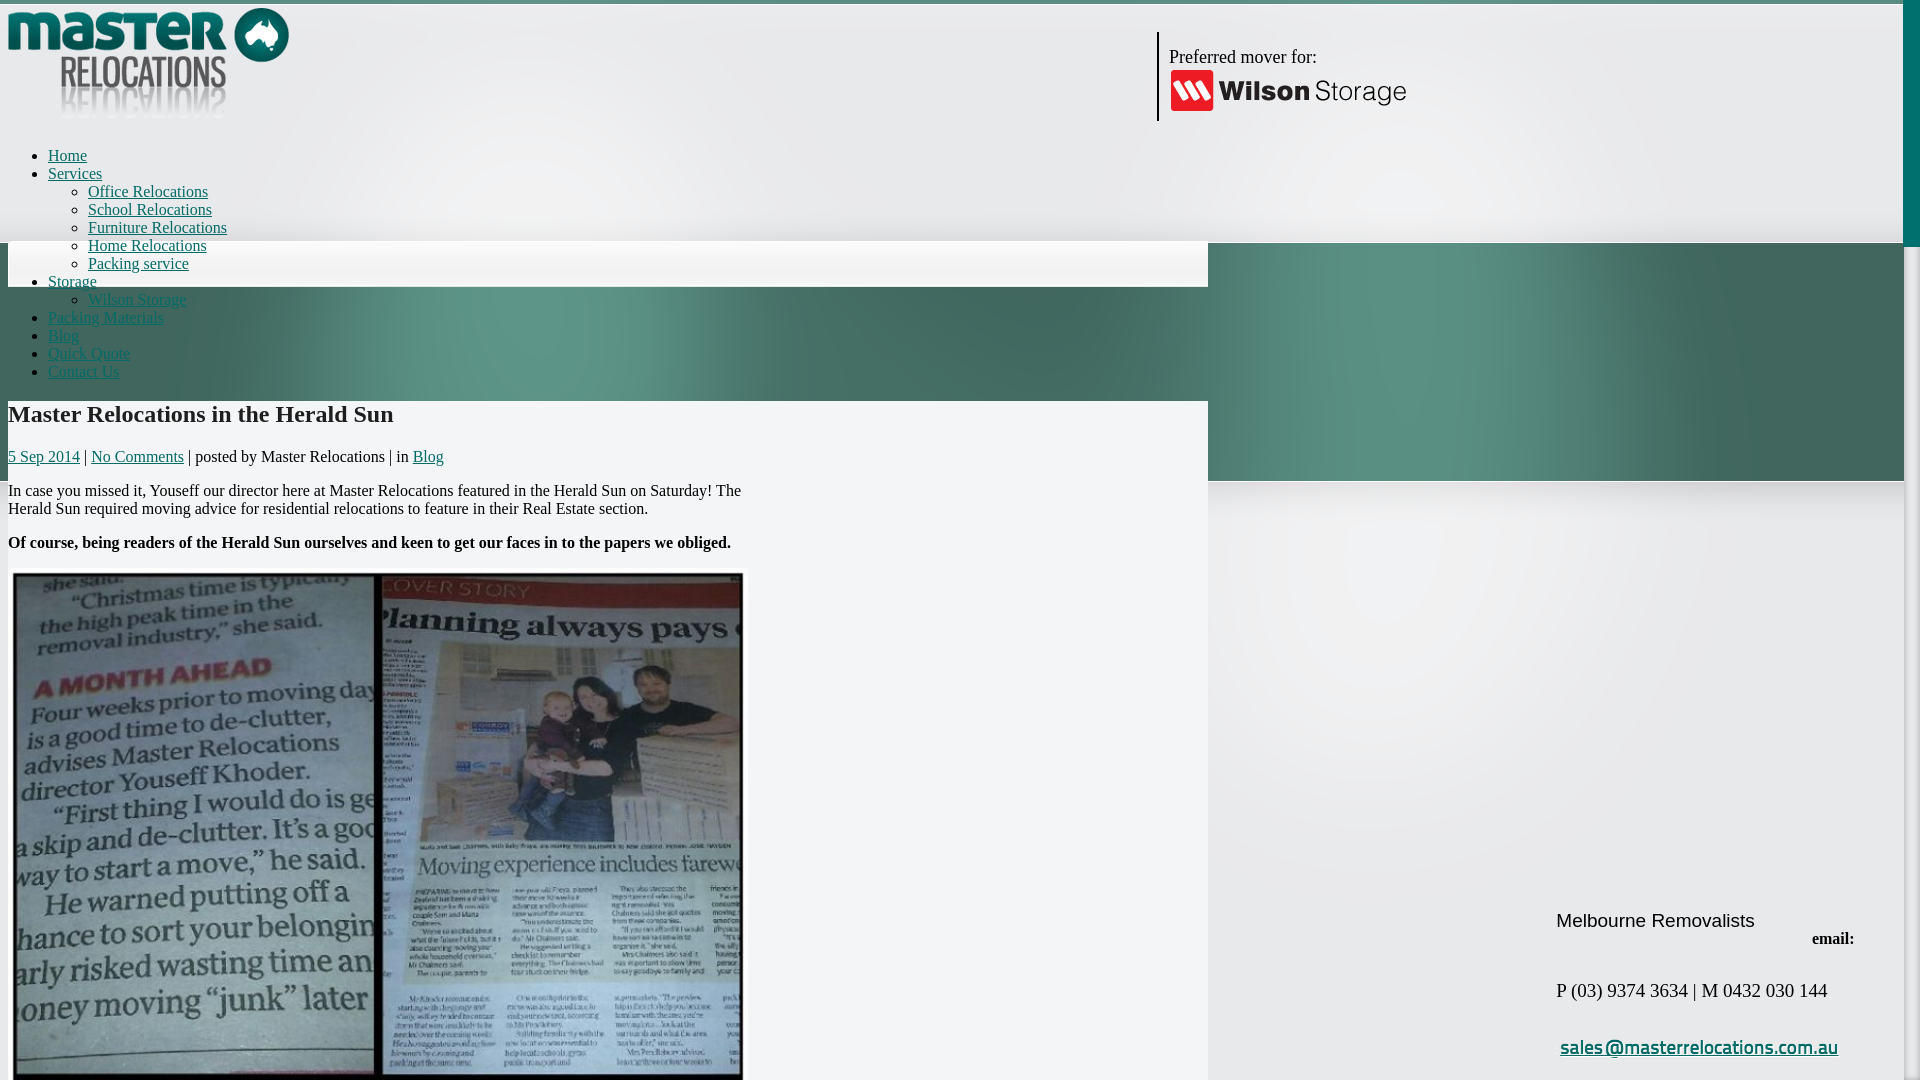  What do you see at coordinates (88, 352) in the screenshot?
I see `'Quick Quote'` at bounding box center [88, 352].